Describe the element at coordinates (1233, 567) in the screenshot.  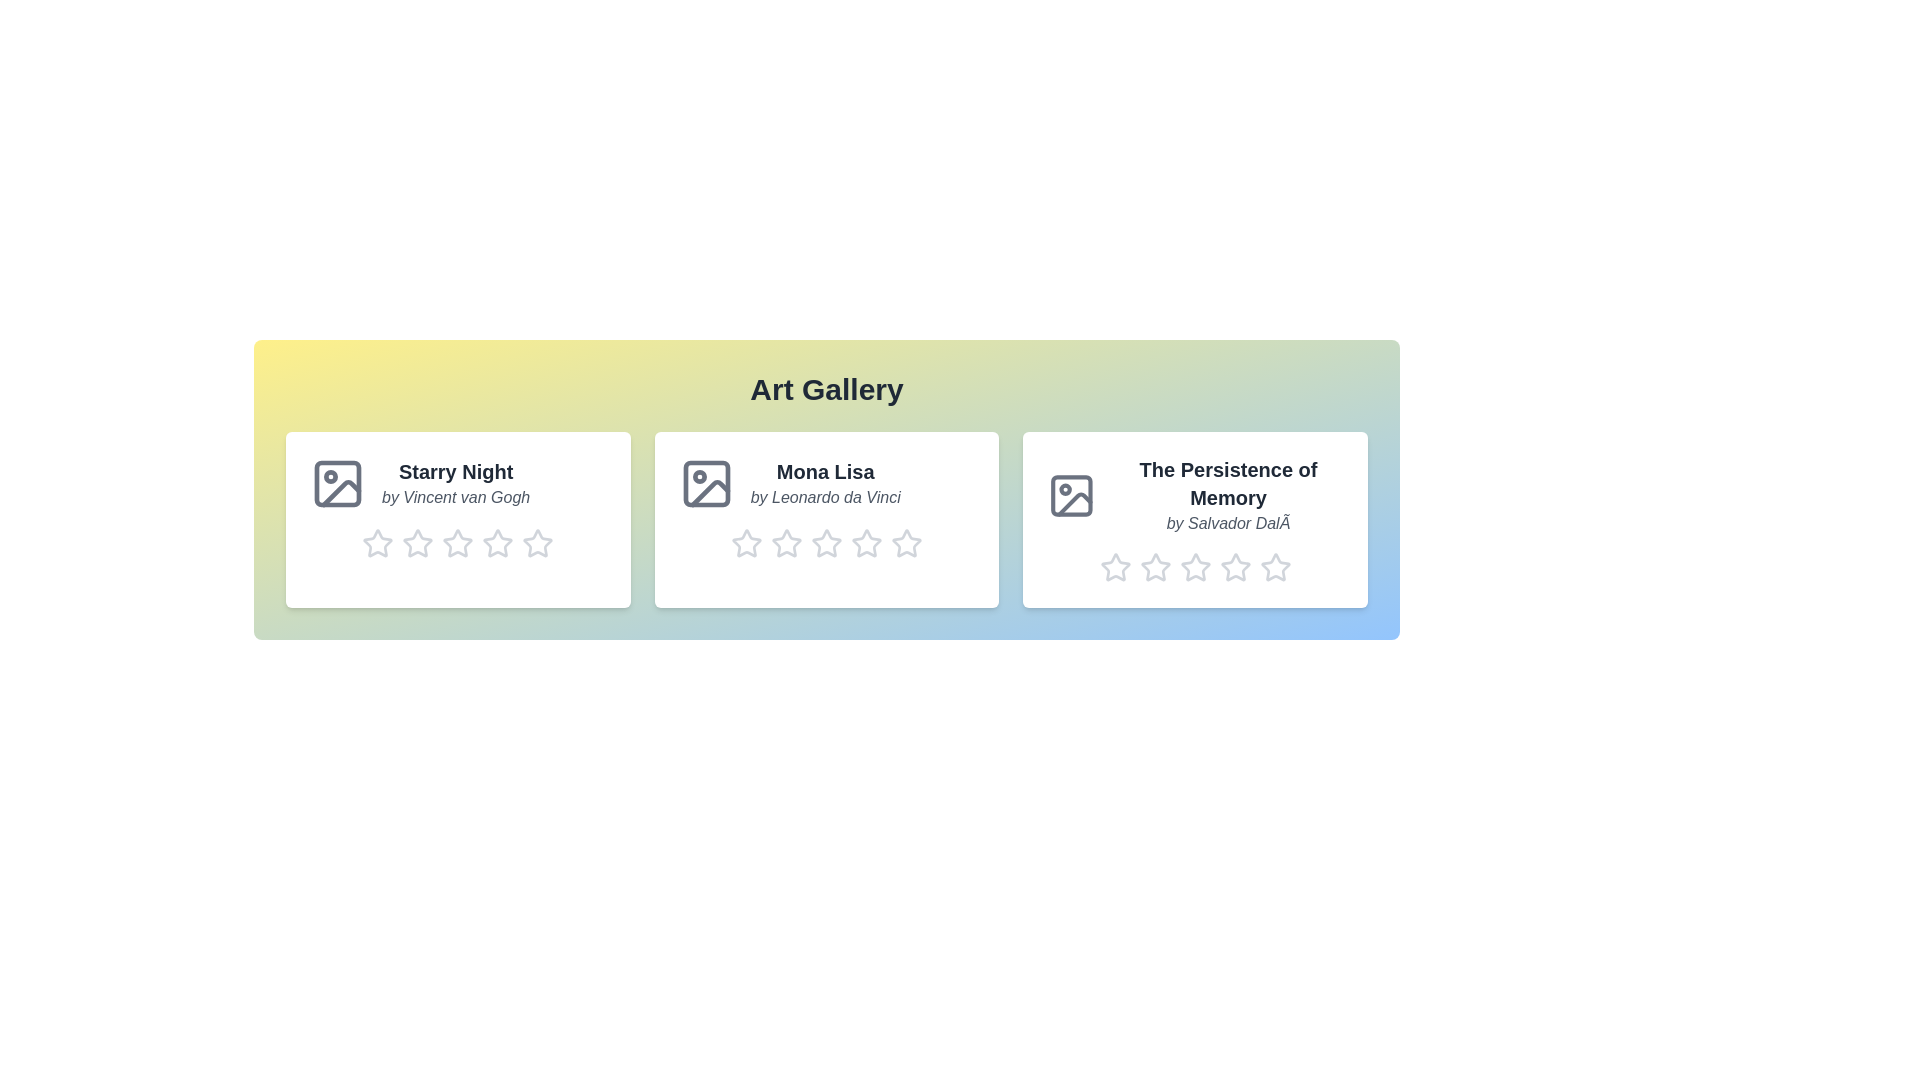
I see `the rating for the artwork 'The Persistence of Memory' to 4 stars` at that location.